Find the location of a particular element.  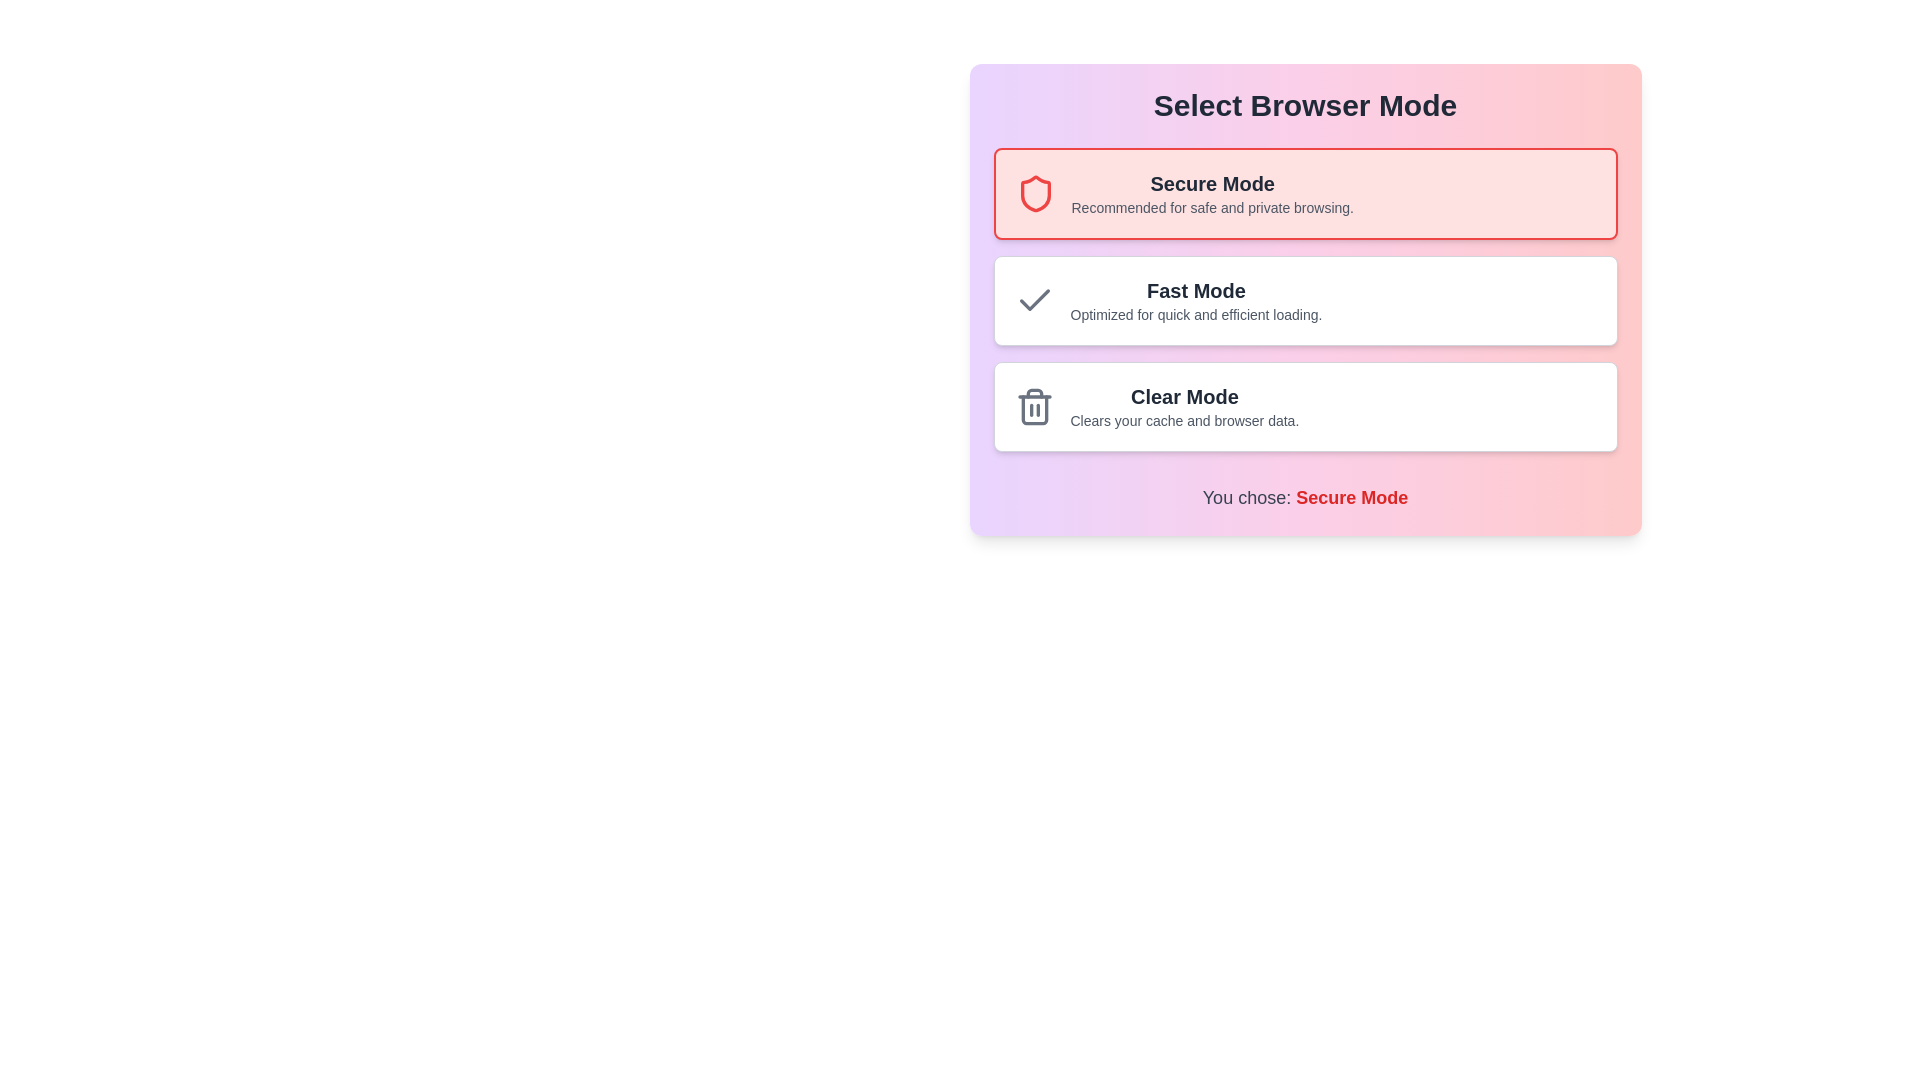

the 'Secure Mode' Label element, which is styled in bold red font and is part of the phrase 'You chose: Secure Mode' is located at coordinates (1352, 496).